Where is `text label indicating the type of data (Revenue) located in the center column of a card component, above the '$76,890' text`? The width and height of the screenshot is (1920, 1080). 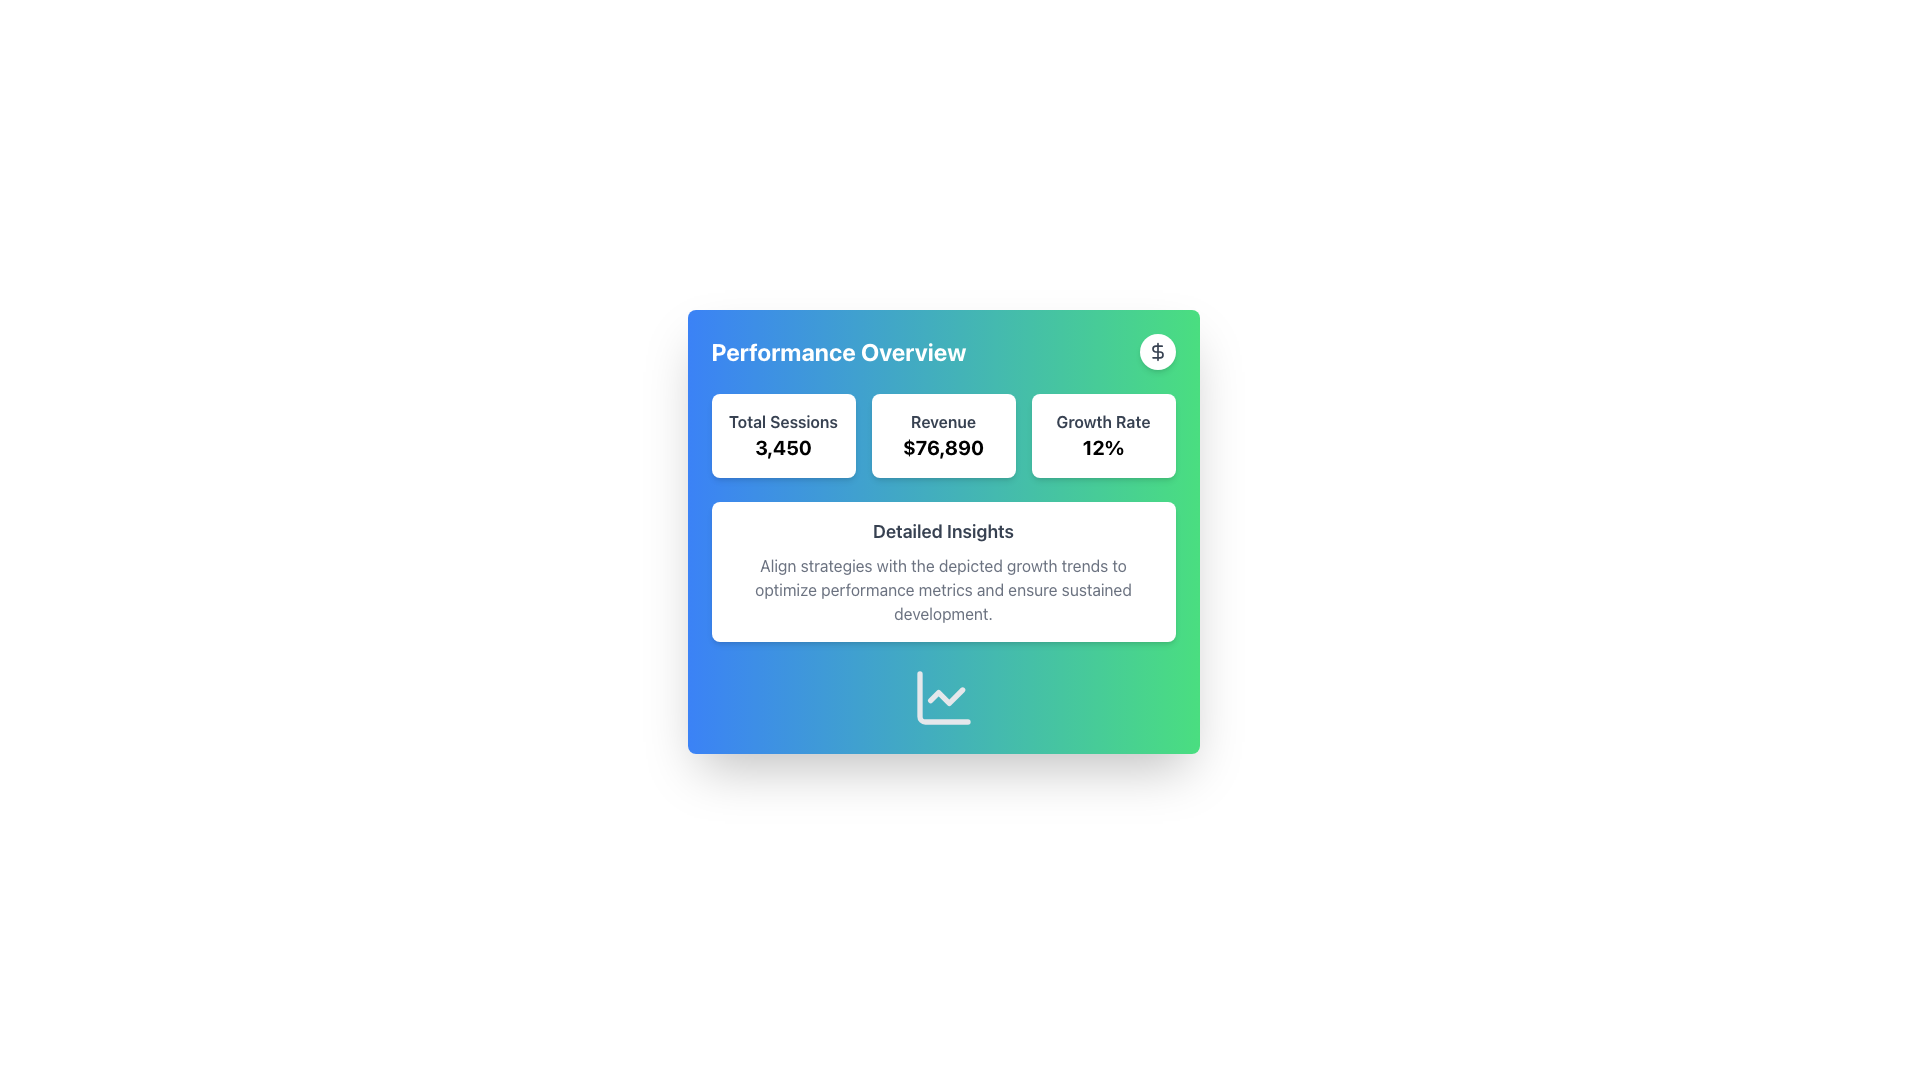
text label indicating the type of data (Revenue) located in the center column of a card component, above the '$76,890' text is located at coordinates (942, 420).